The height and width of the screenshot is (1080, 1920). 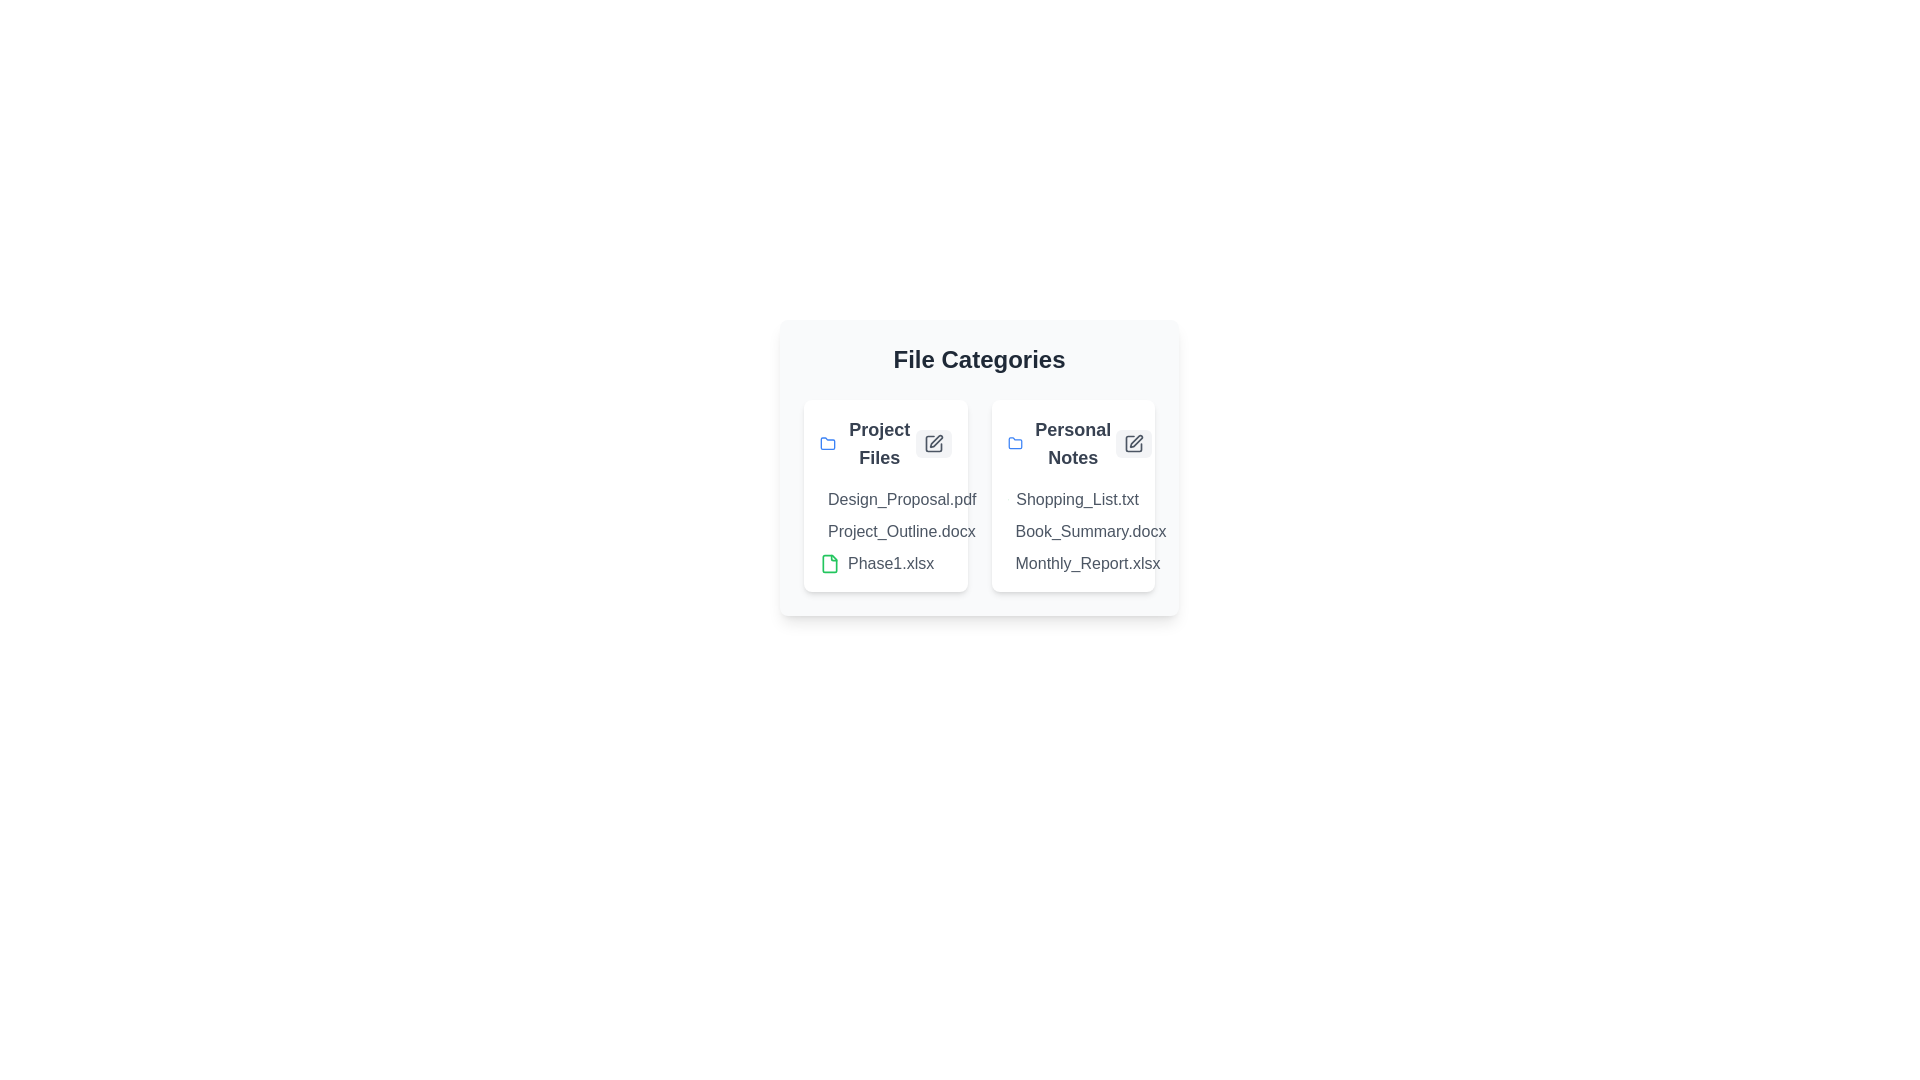 What do you see at coordinates (820, 531) in the screenshot?
I see `the text of the document named Project_Outline.docx in the list` at bounding box center [820, 531].